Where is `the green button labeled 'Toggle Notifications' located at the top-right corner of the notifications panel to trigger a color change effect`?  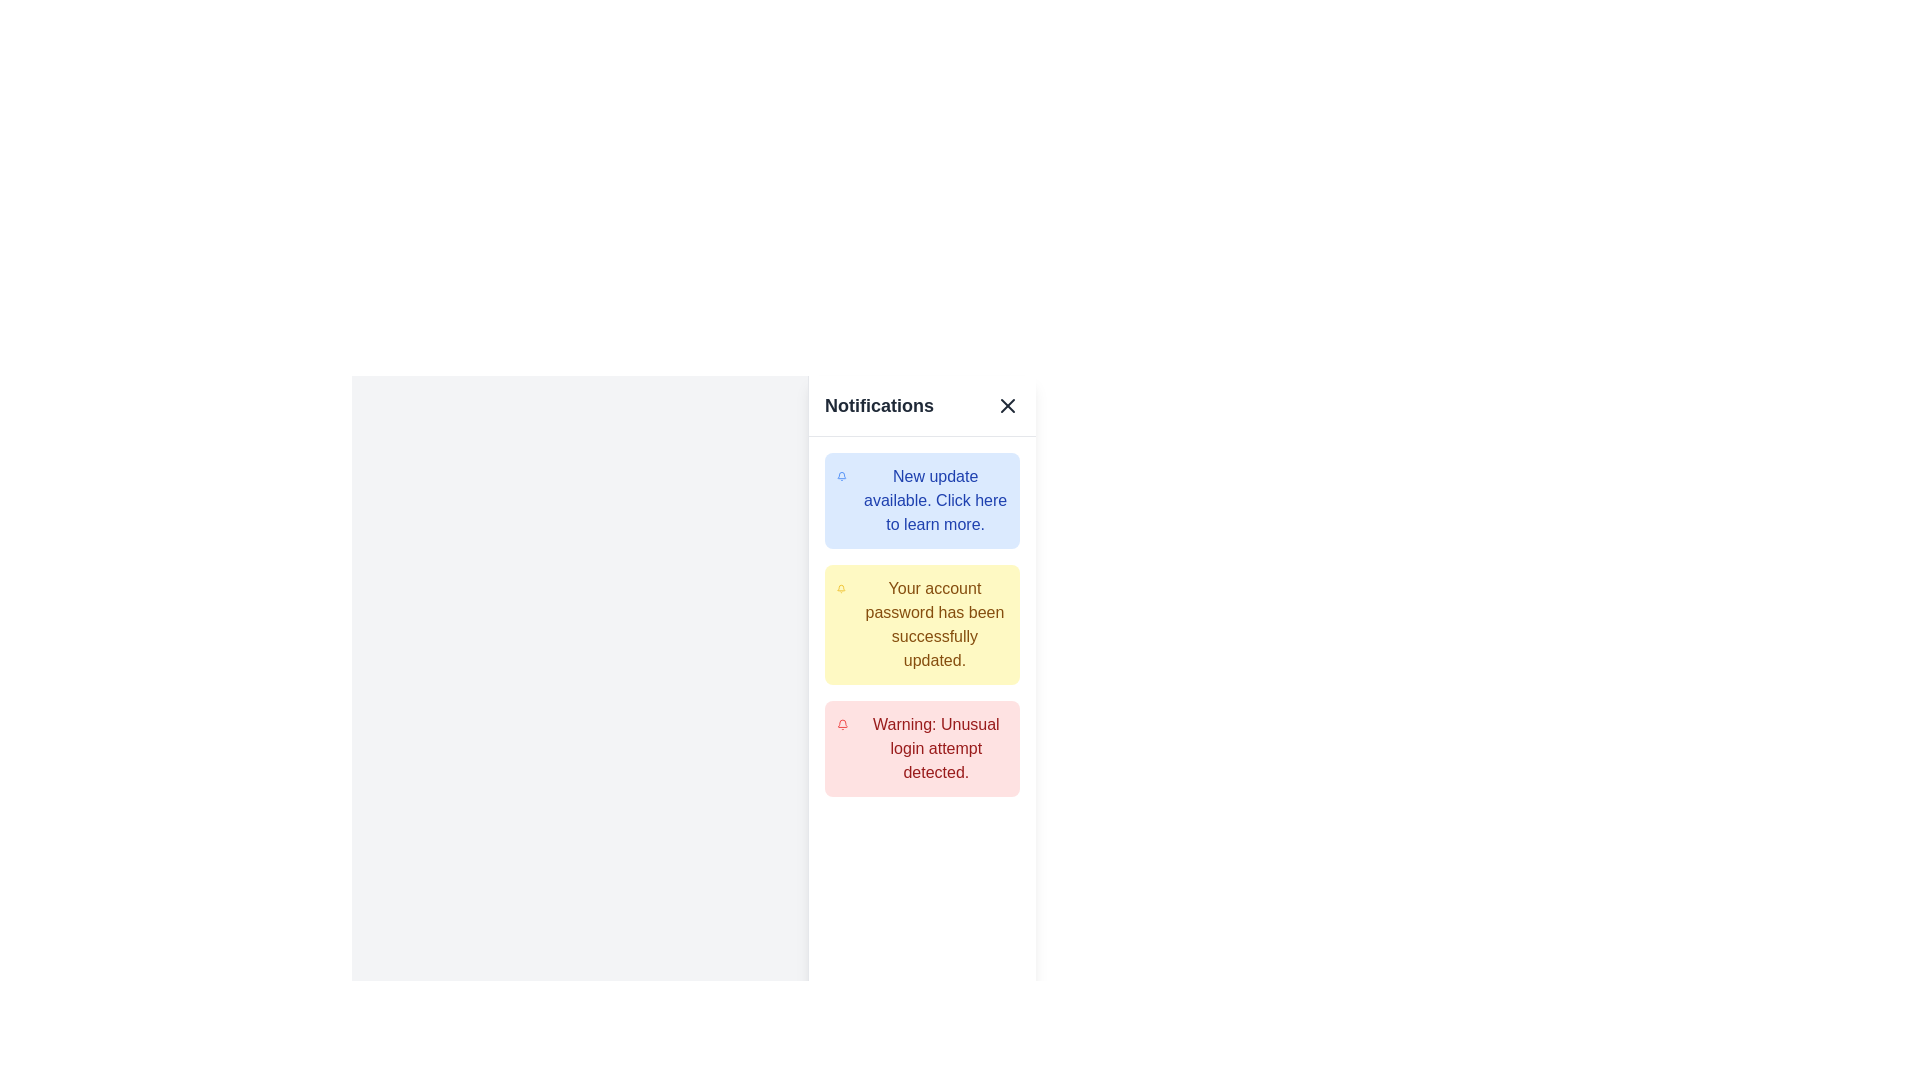 the green button labeled 'Toggle Notifications' located at the top-right corner of the notifications panel to trigger a color change effect is located at coordinates (909, 431).